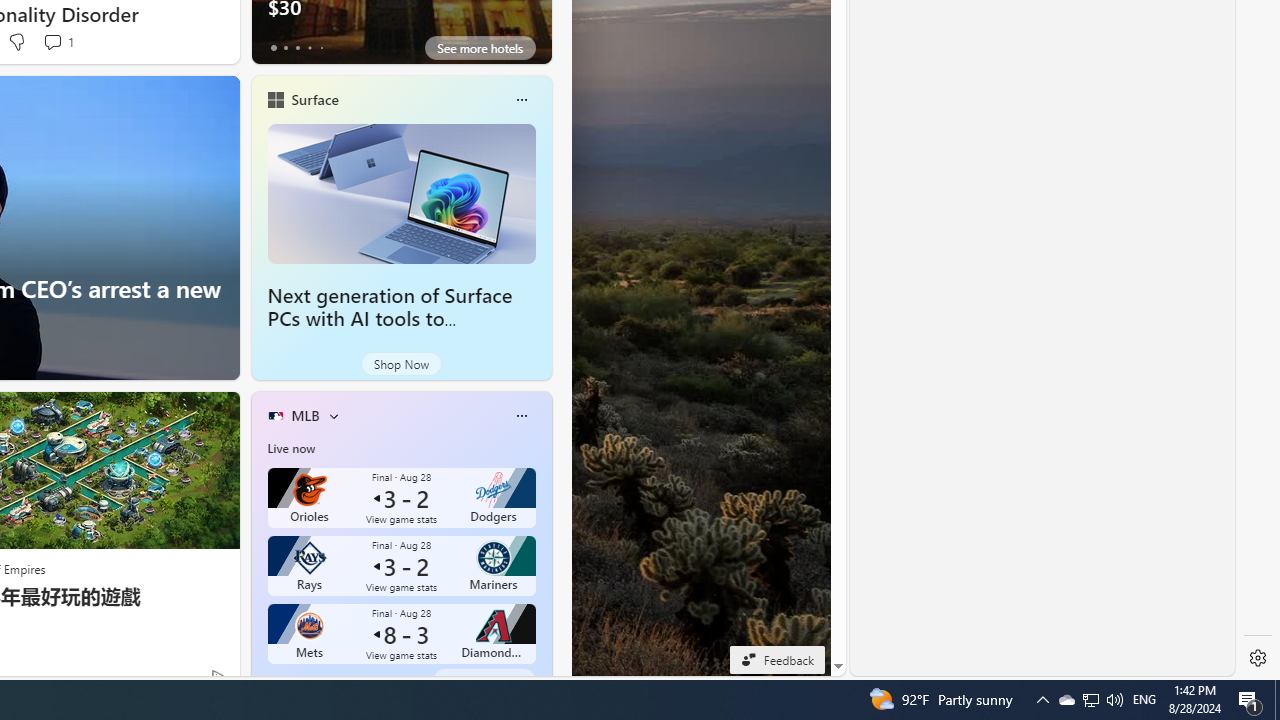  I want to click on 'More interests', so click(333, 414).